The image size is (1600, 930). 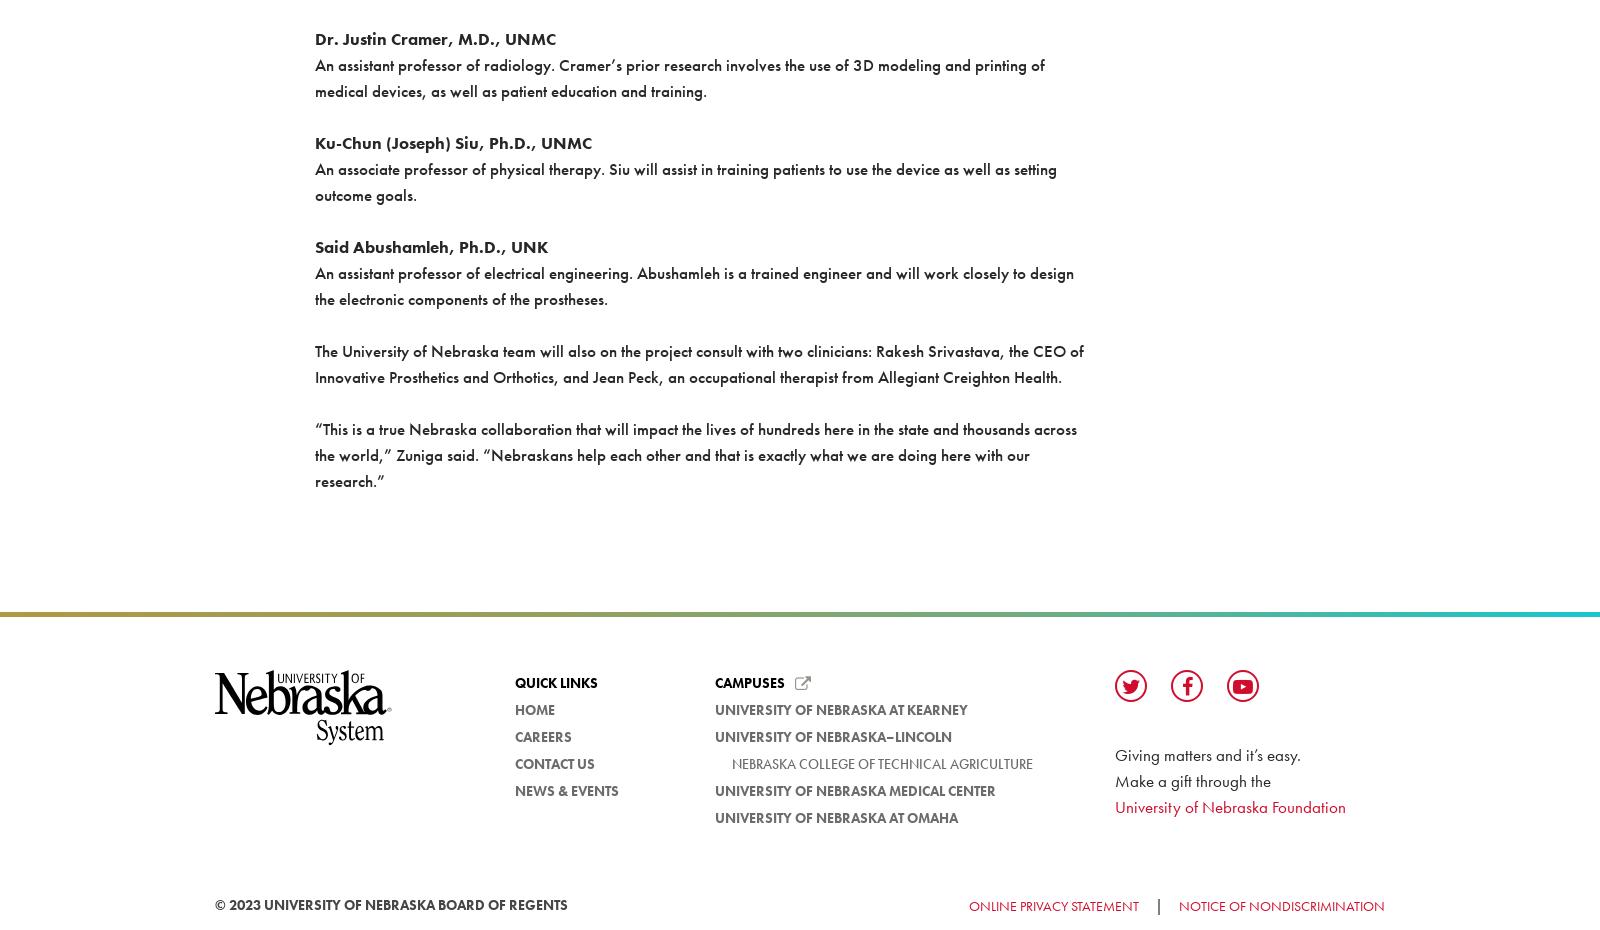 I want to click on 'University of Nebraska–Lincoln', so click(x=832, y=737).